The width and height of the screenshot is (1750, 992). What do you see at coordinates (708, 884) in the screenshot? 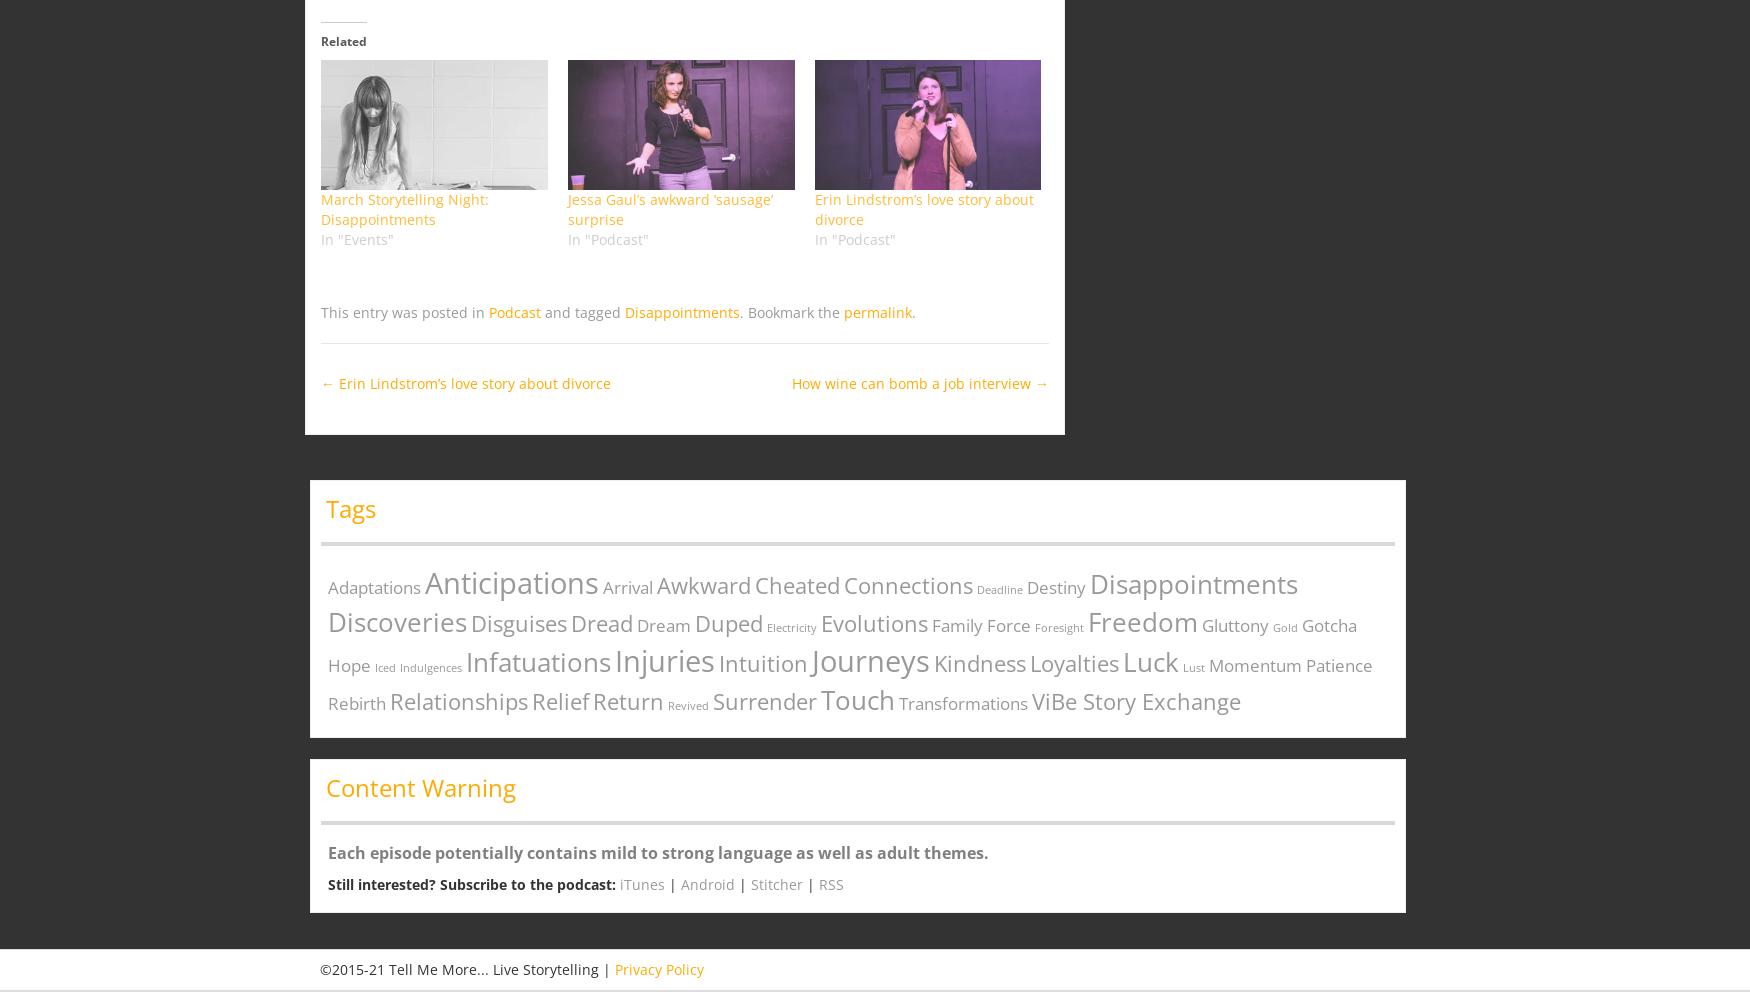
I see `'Android'` at bounding box center [708, 884].